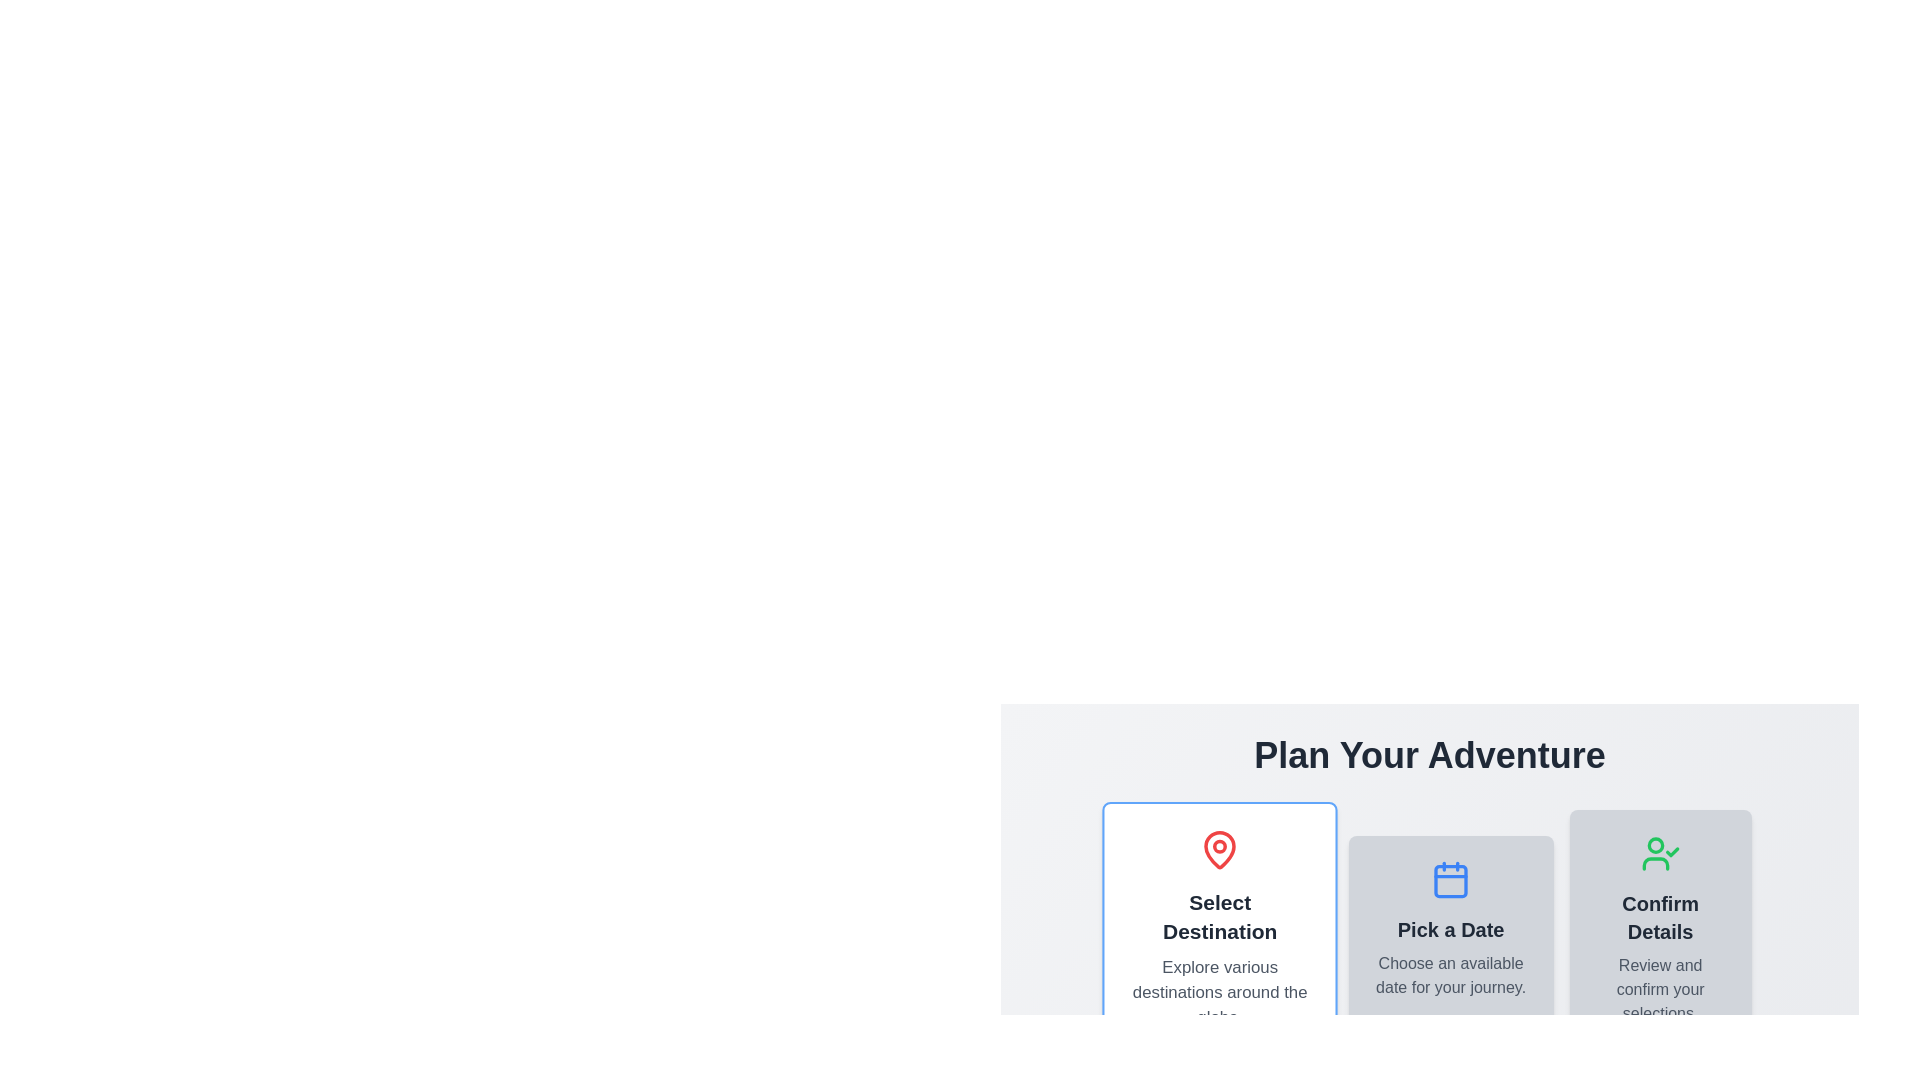 This screenshot has width=1920, height=1080. Describe the element at coordinates (1429, 847) in the screenshot. I see `the Informational card or step indicator located in the 'Plan Your Adventure' section, positioned between 'Select Destination' and 'Confirm Details'` at that location.